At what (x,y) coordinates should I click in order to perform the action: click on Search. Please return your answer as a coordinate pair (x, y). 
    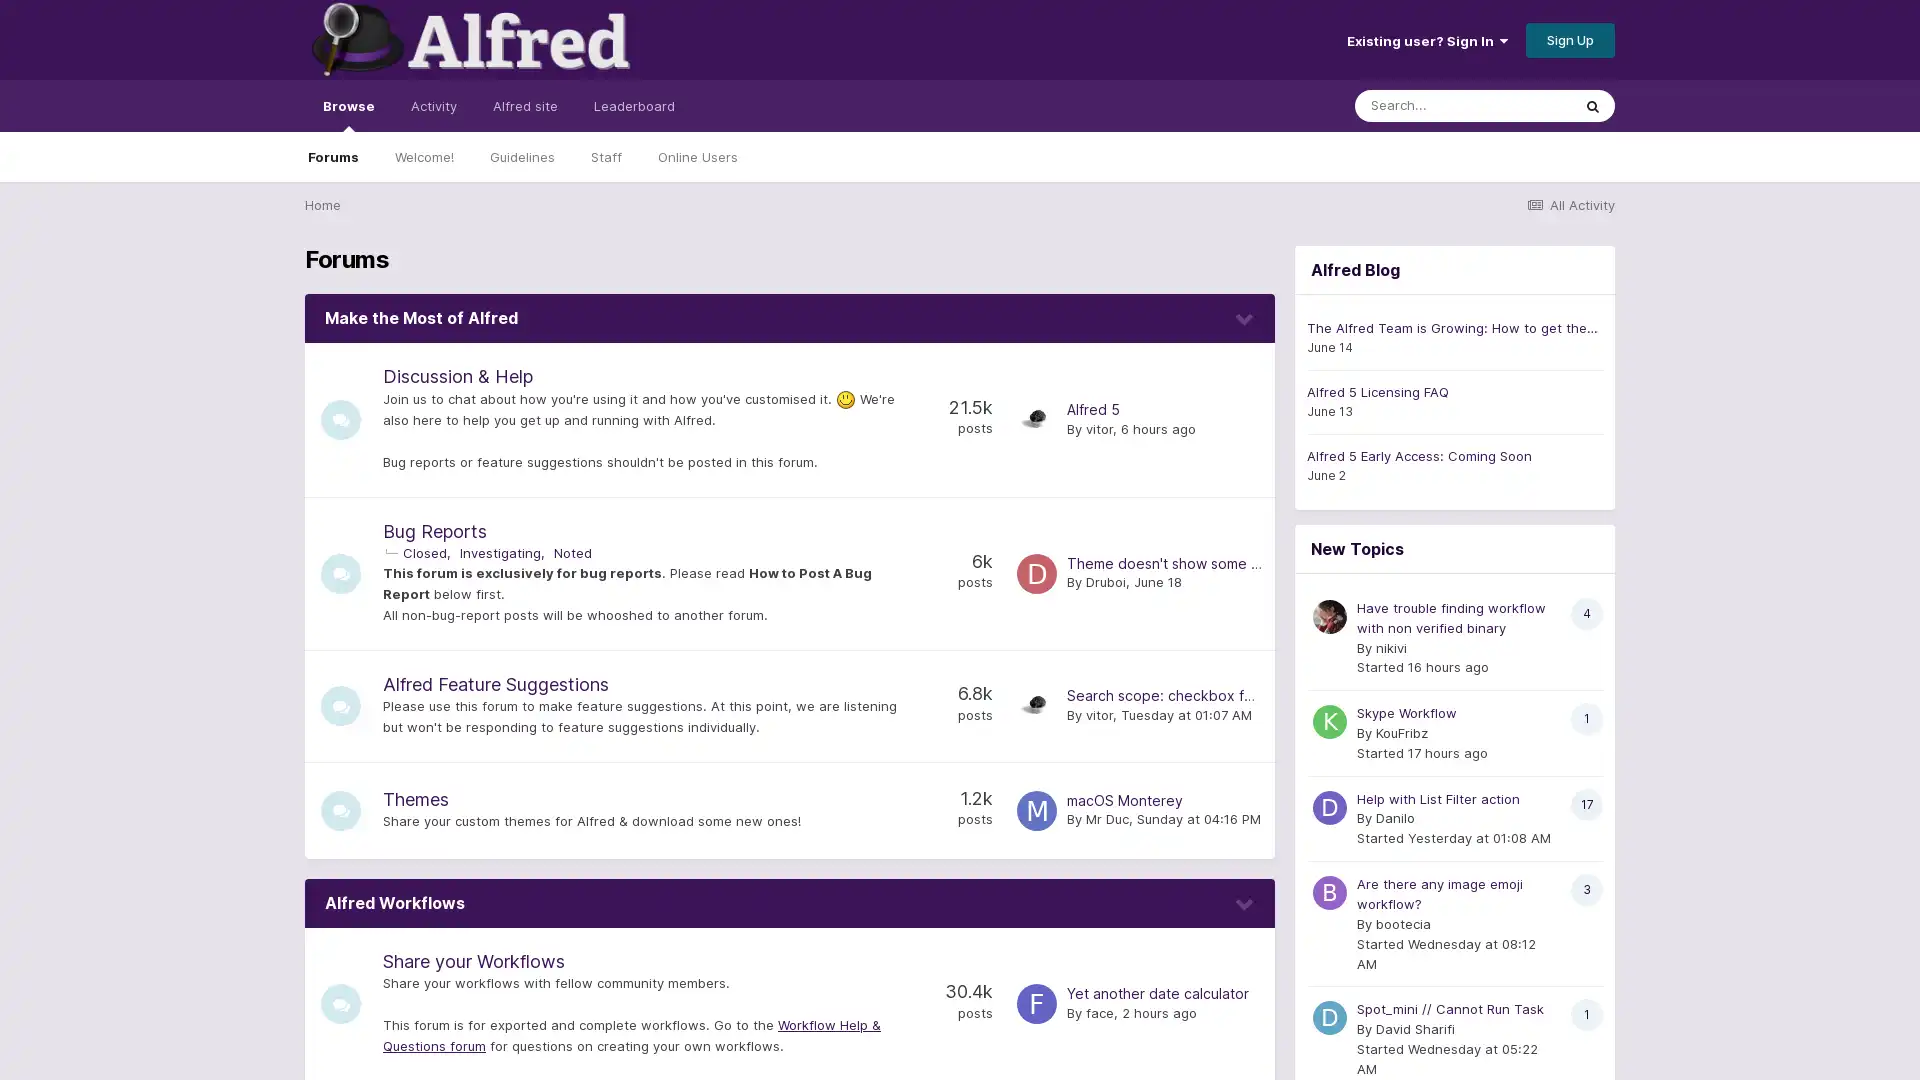
    Looking at the image, I should click on (1592, 105).